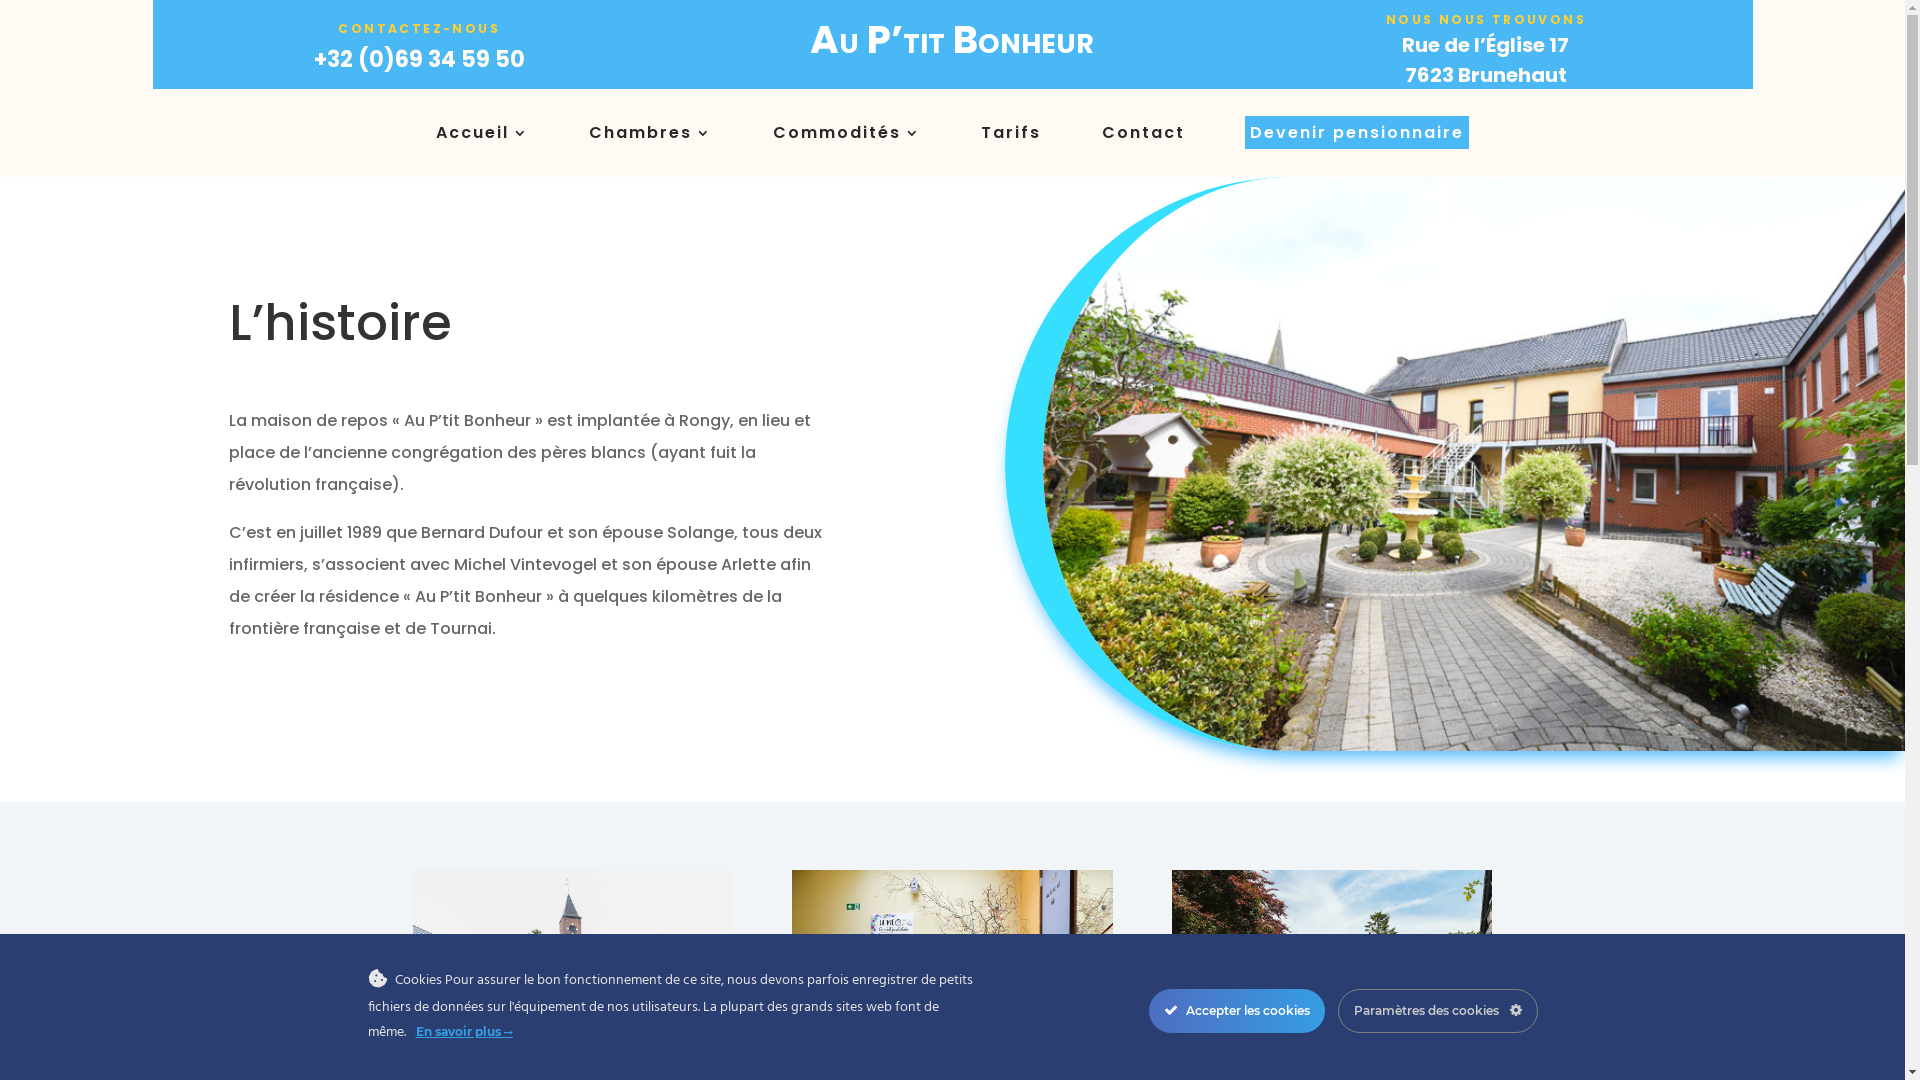  Describe the element at coordinates (588, 136) in the screenshot. I see `'Chambres'` at that location.